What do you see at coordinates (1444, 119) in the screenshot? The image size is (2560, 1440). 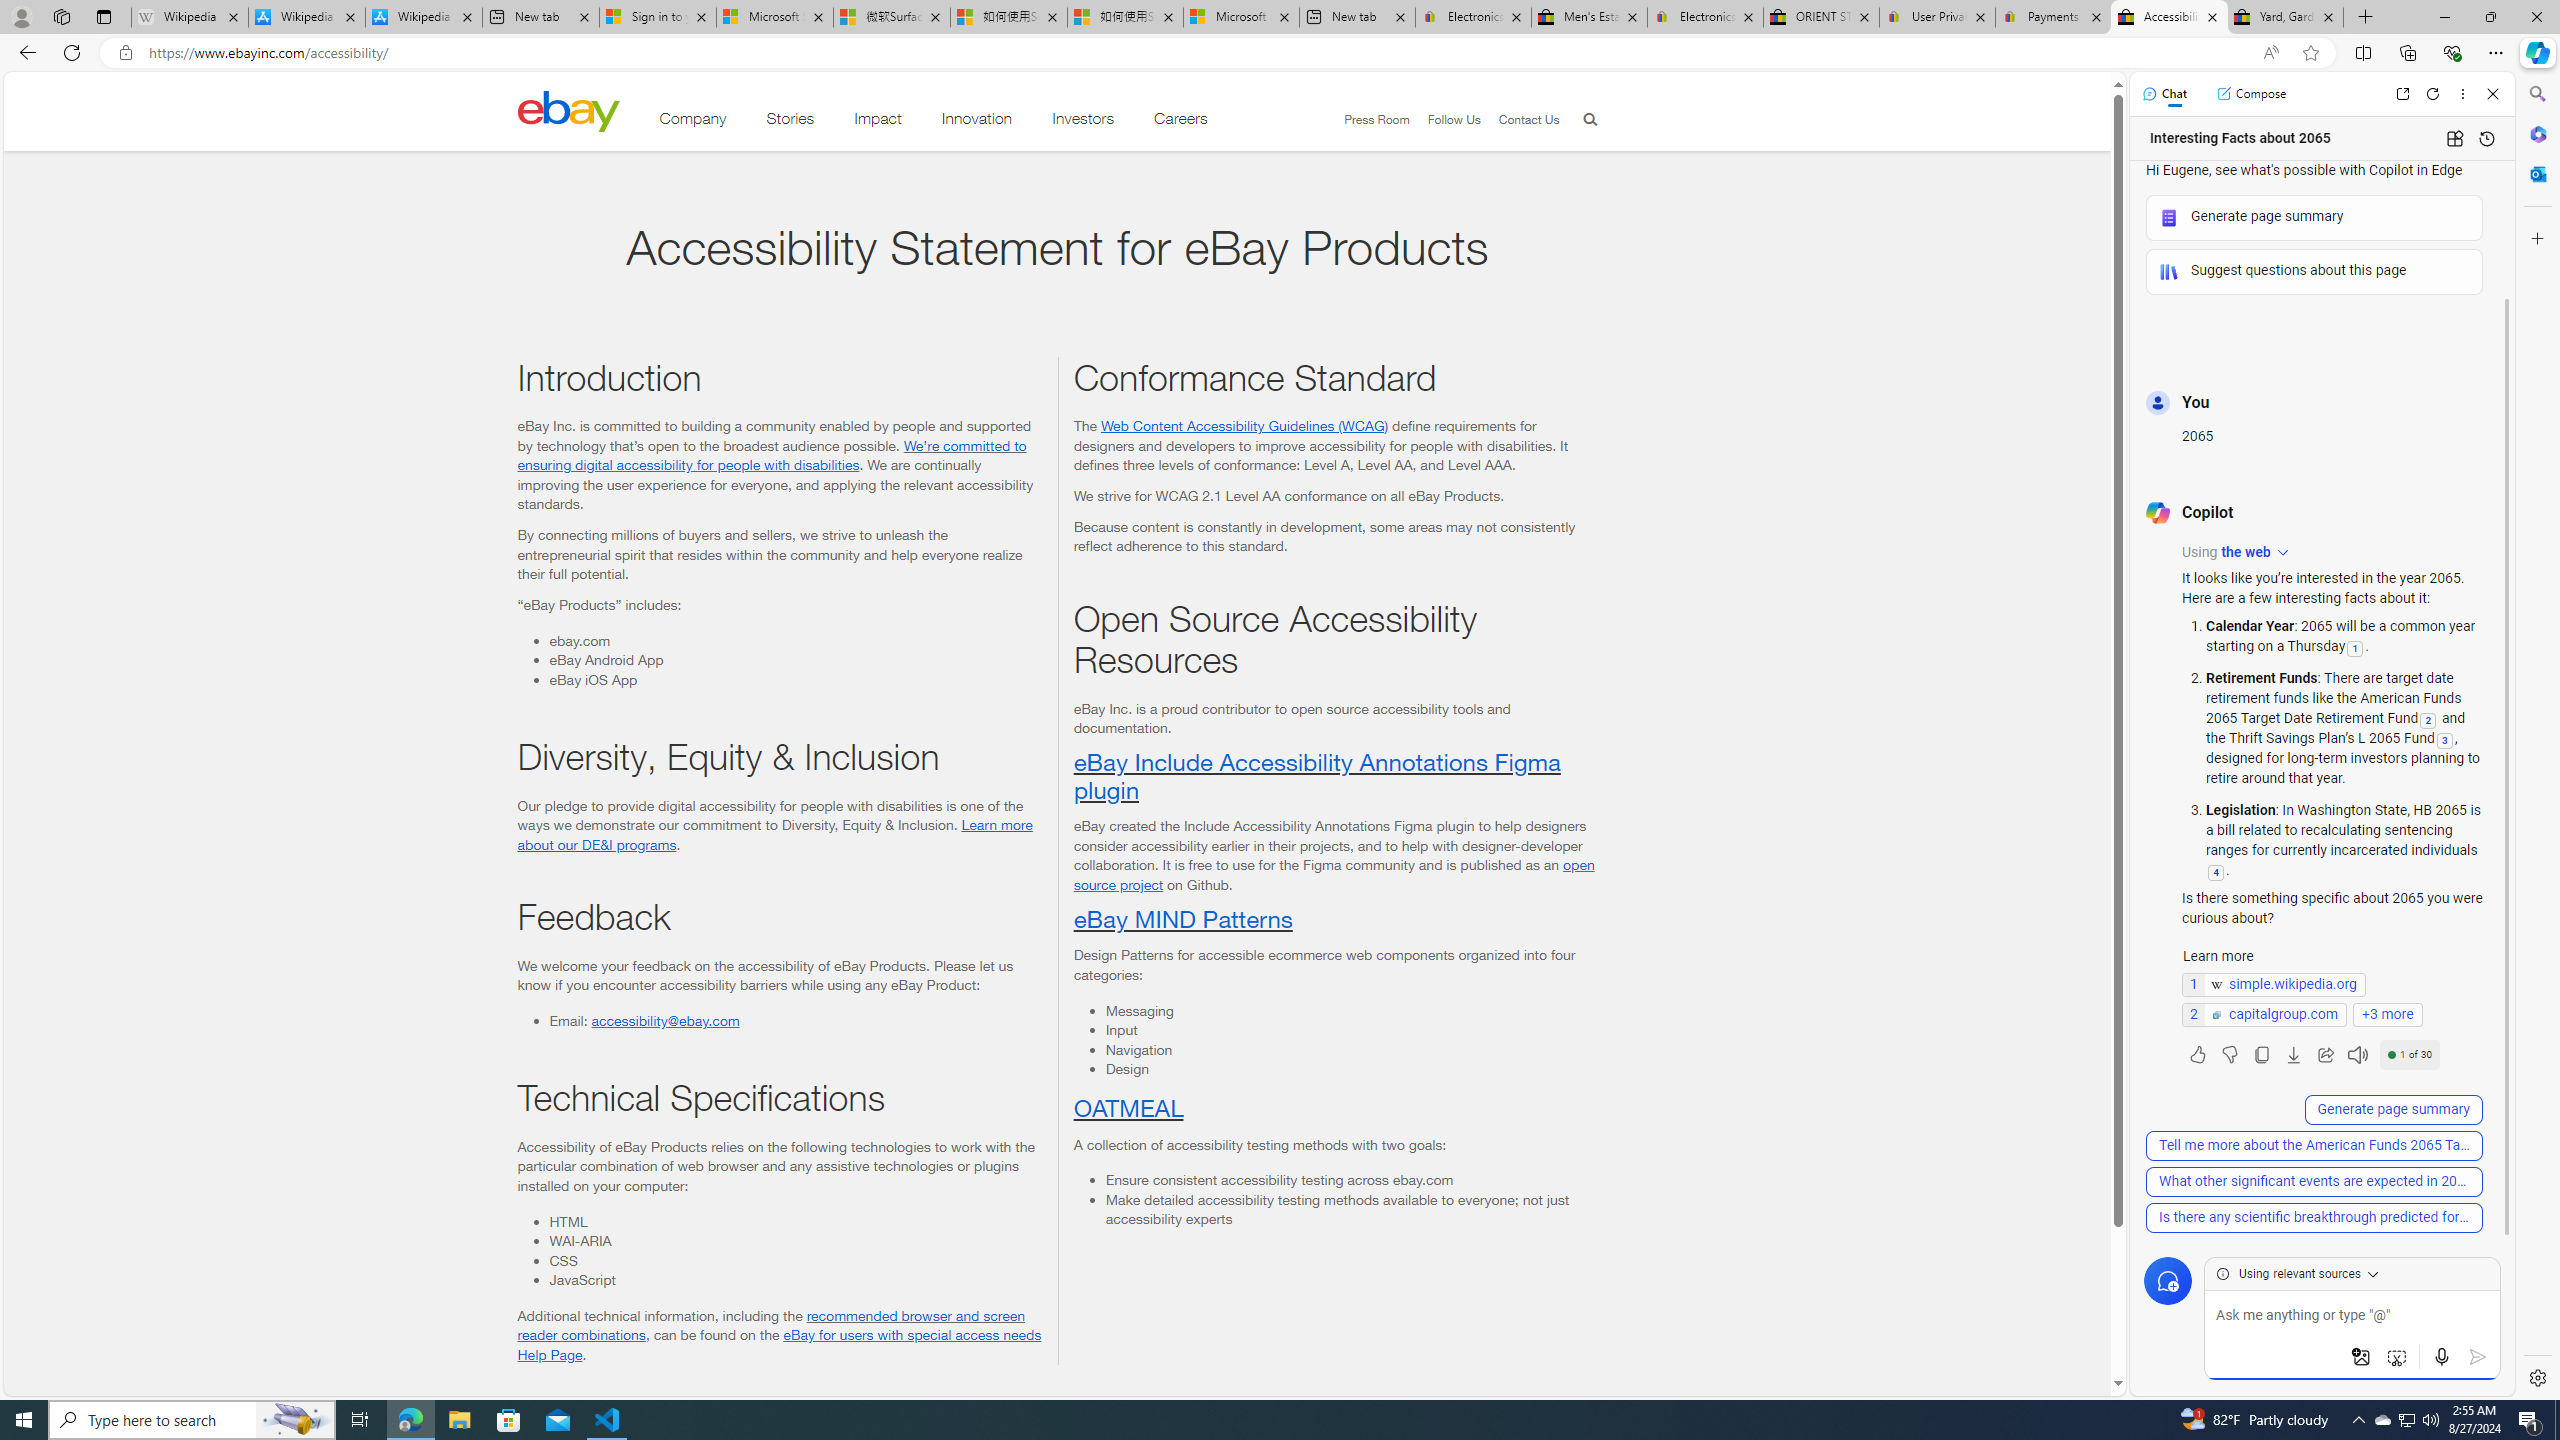 I see `'Follow Us'` at bounding box center [1444, 119].